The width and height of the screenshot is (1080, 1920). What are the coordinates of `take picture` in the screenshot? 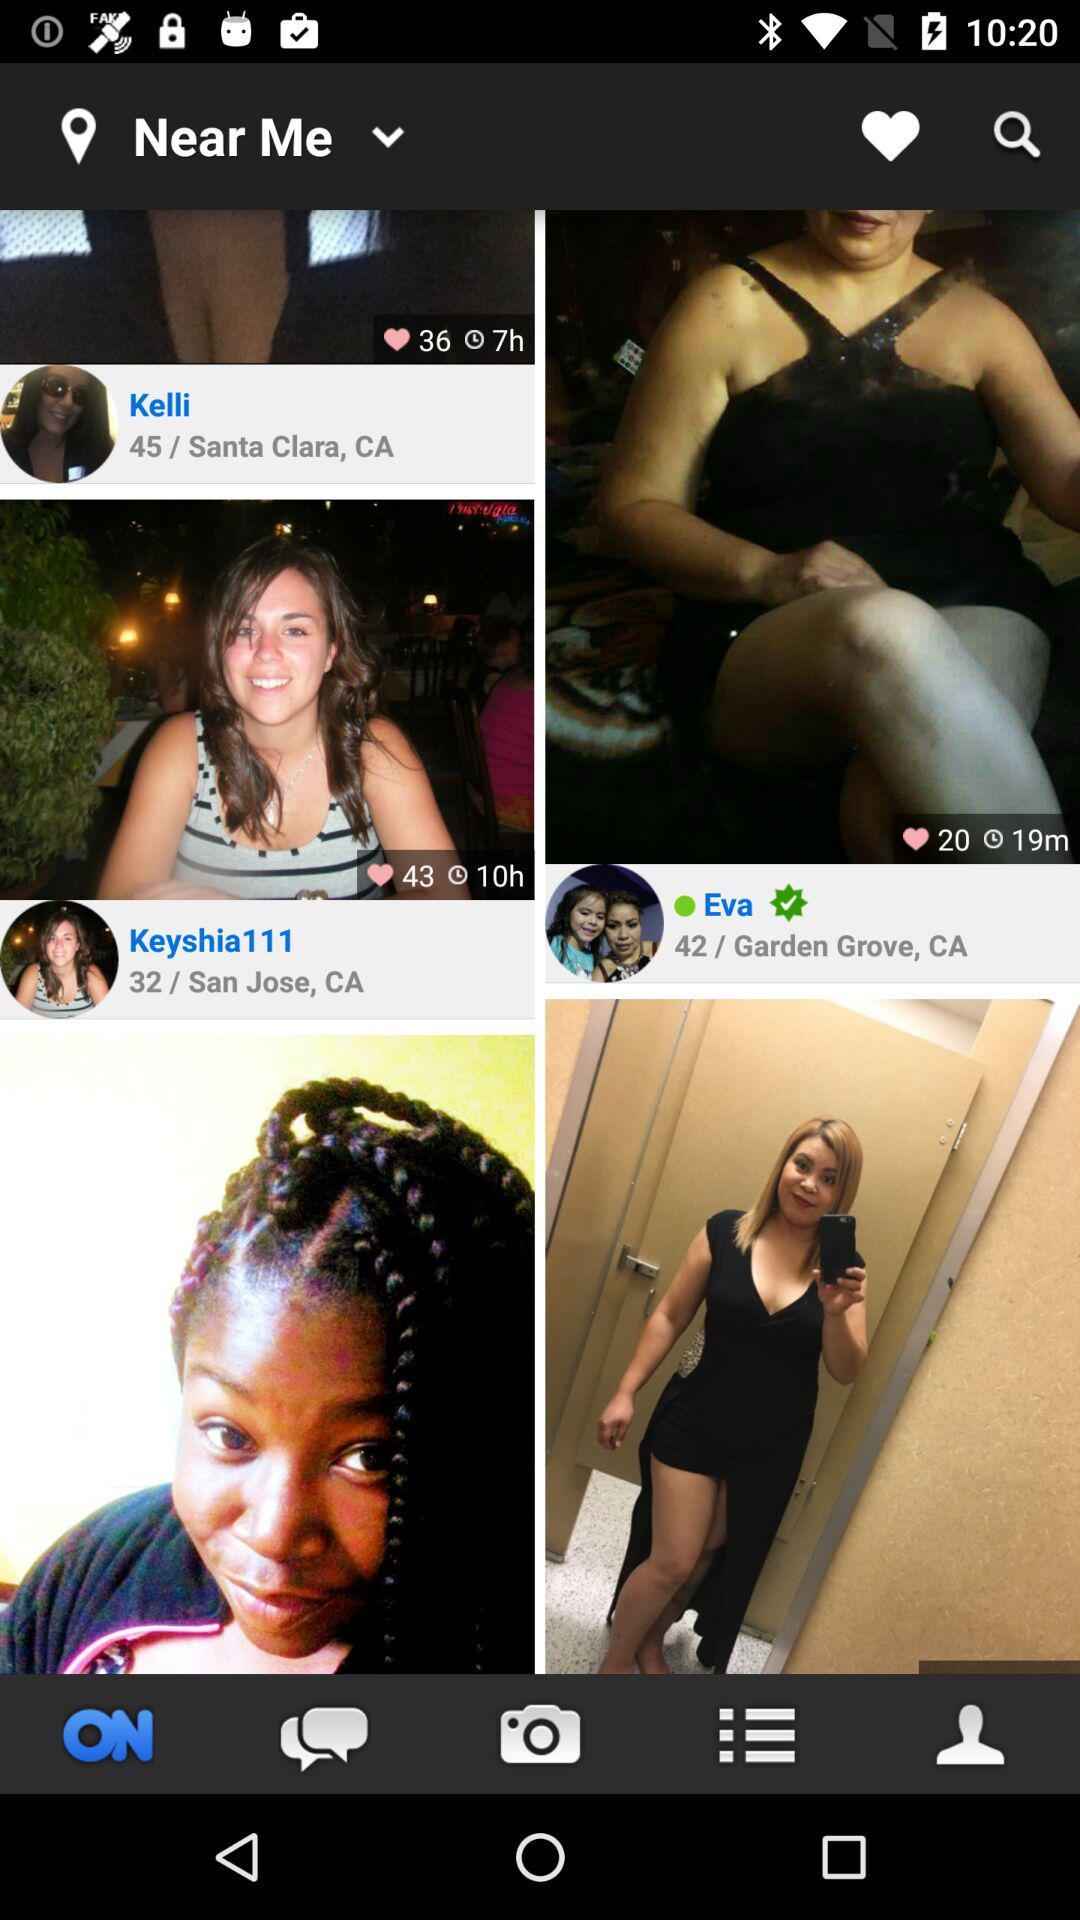 It's located at (540, 1733).